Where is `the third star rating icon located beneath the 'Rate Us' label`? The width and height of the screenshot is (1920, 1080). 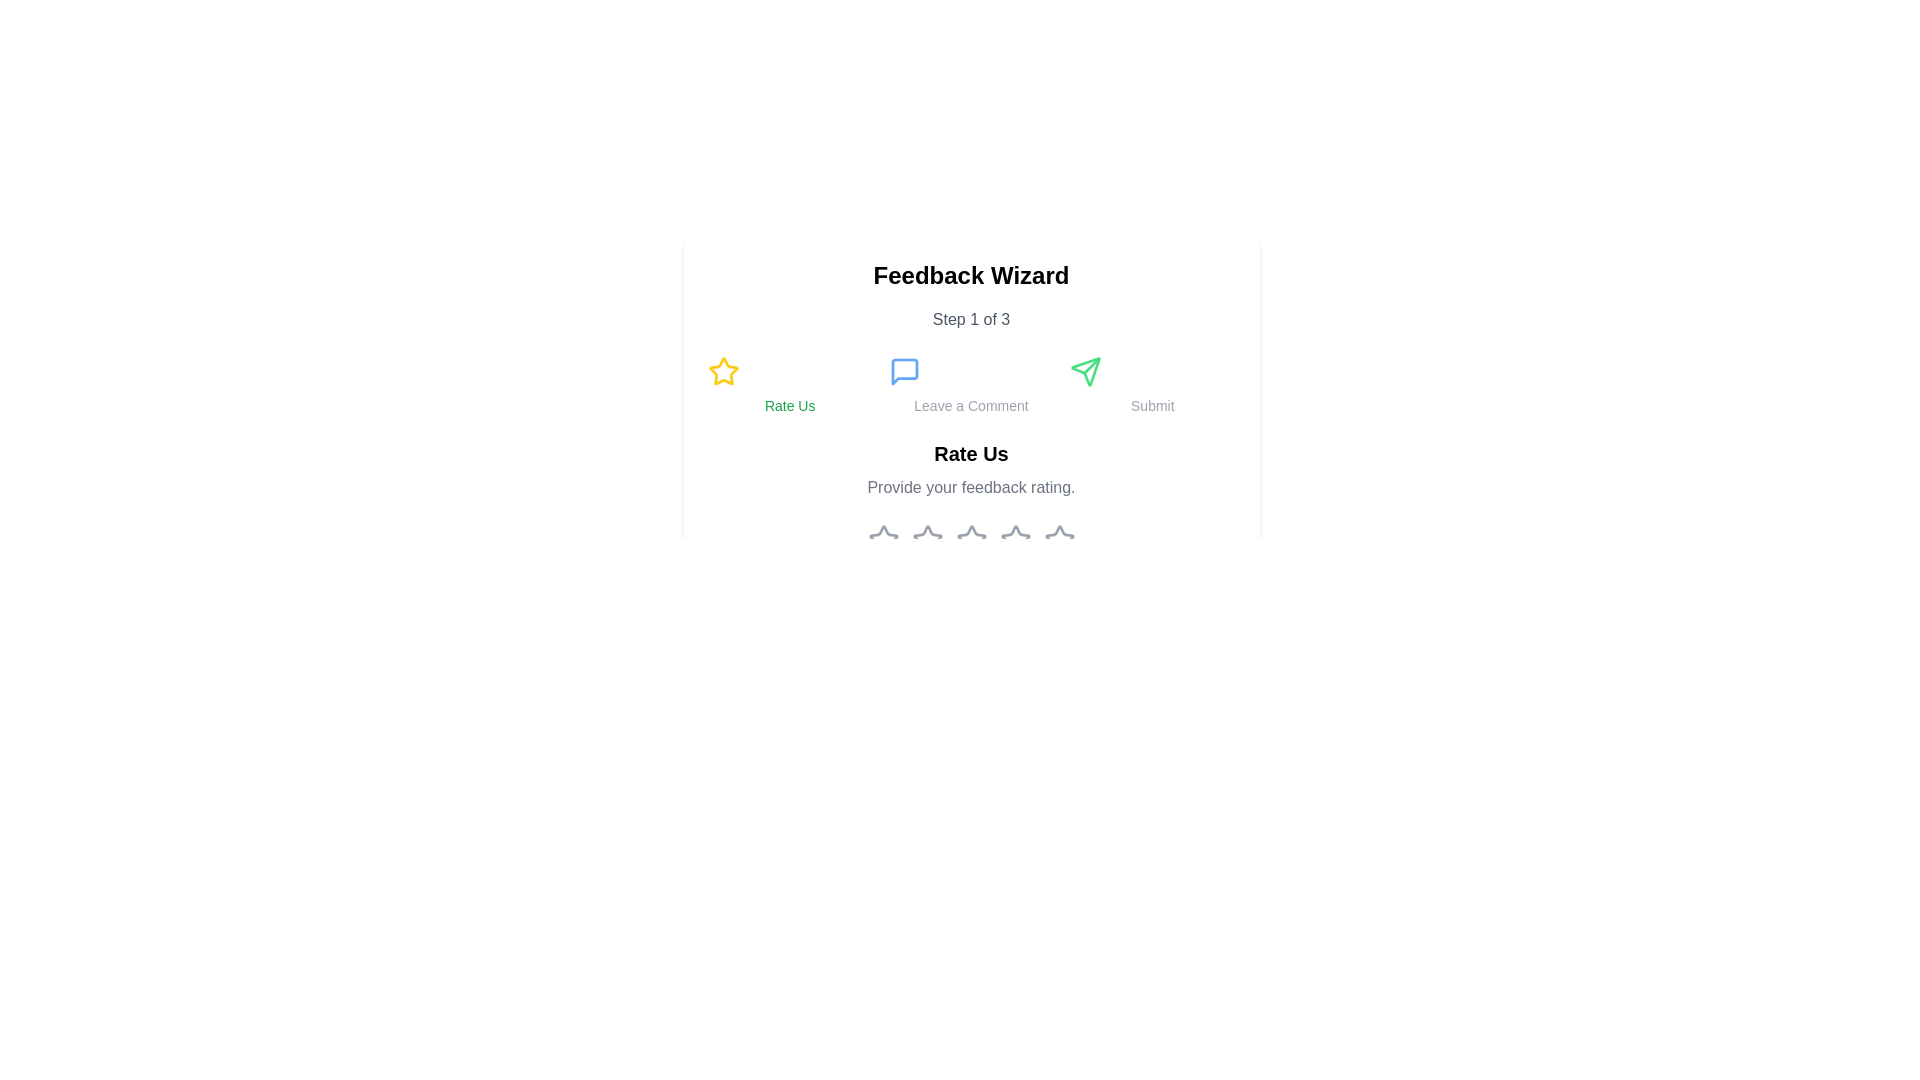 the third star rating icon located beneath the 'Rate Us' label is located at coordinates (926, 538).